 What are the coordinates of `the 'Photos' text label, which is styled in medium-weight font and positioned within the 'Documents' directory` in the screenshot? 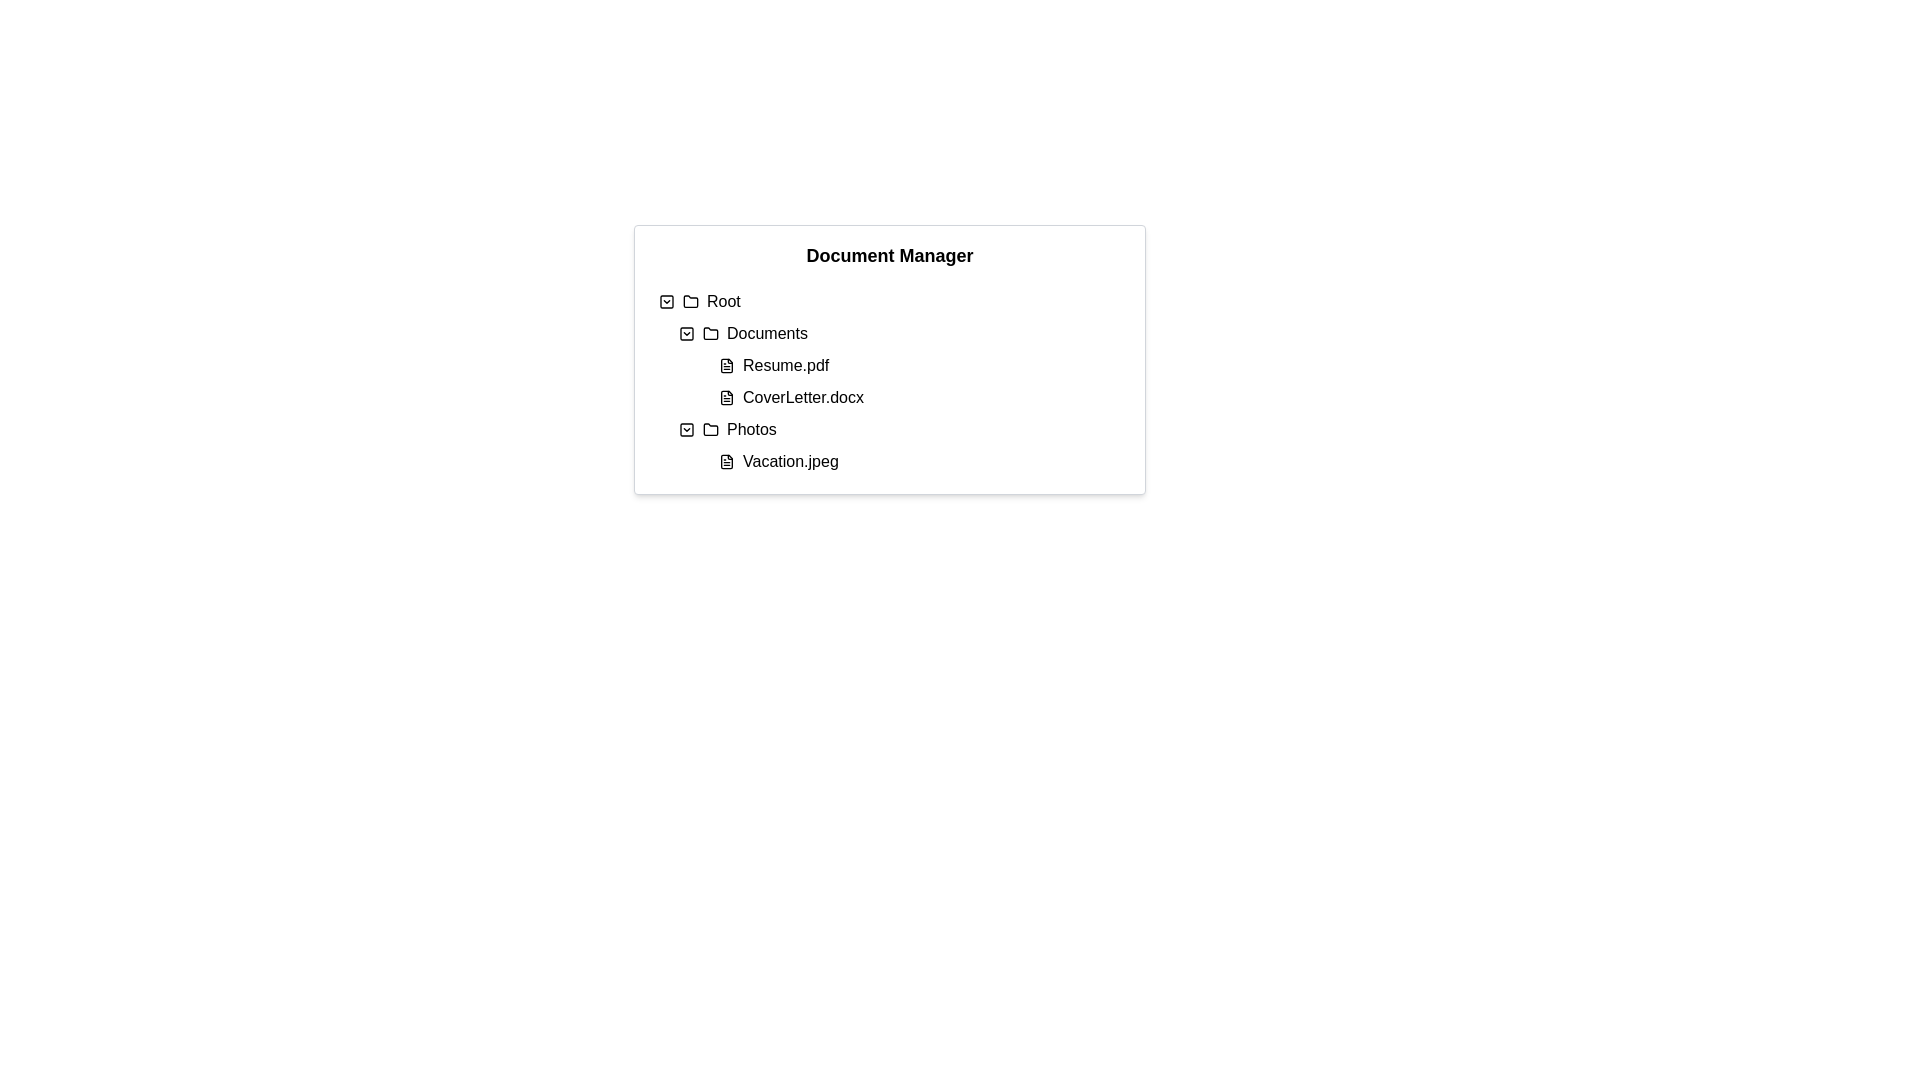 It's located at (750, 428).